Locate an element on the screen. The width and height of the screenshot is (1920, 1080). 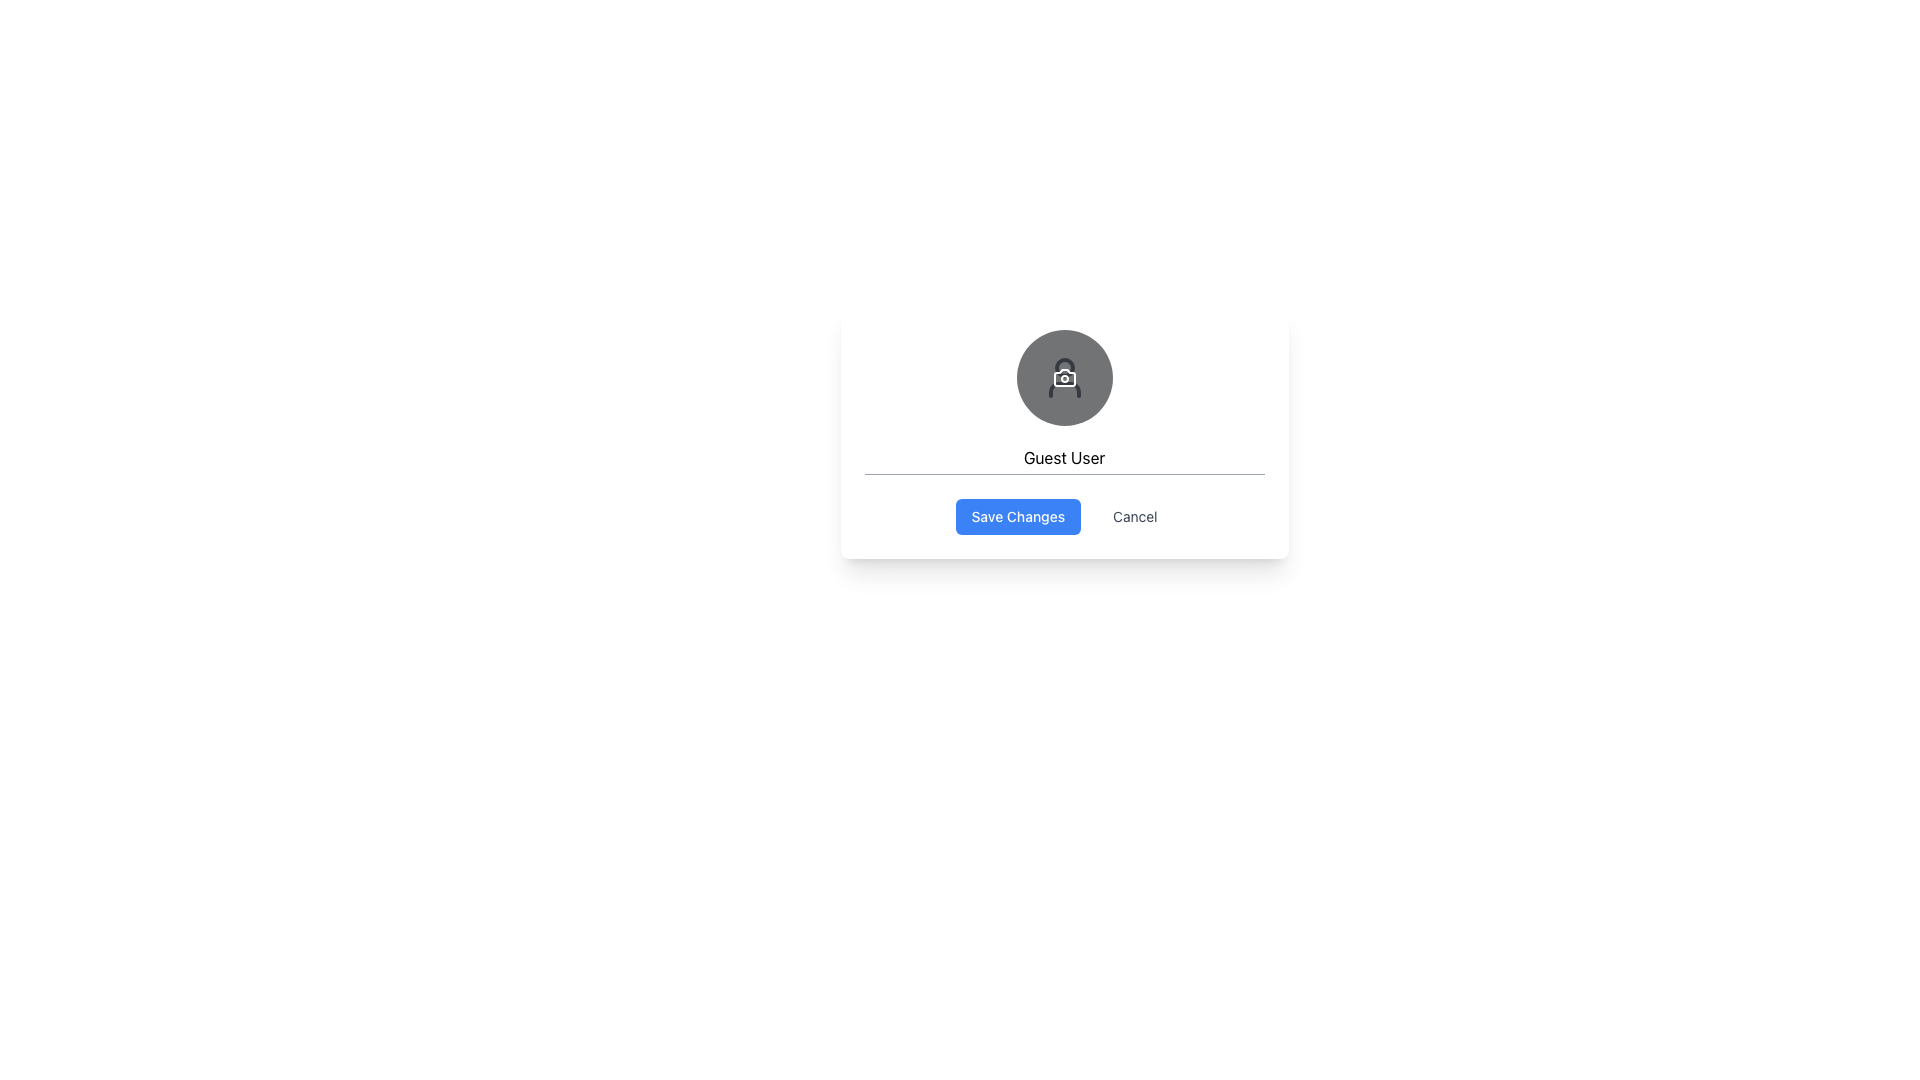
the SVG circle element that represents the user's head in the profile avatar, centrally positioned within the gray circular profile area is located at coordinates (1063, 367).